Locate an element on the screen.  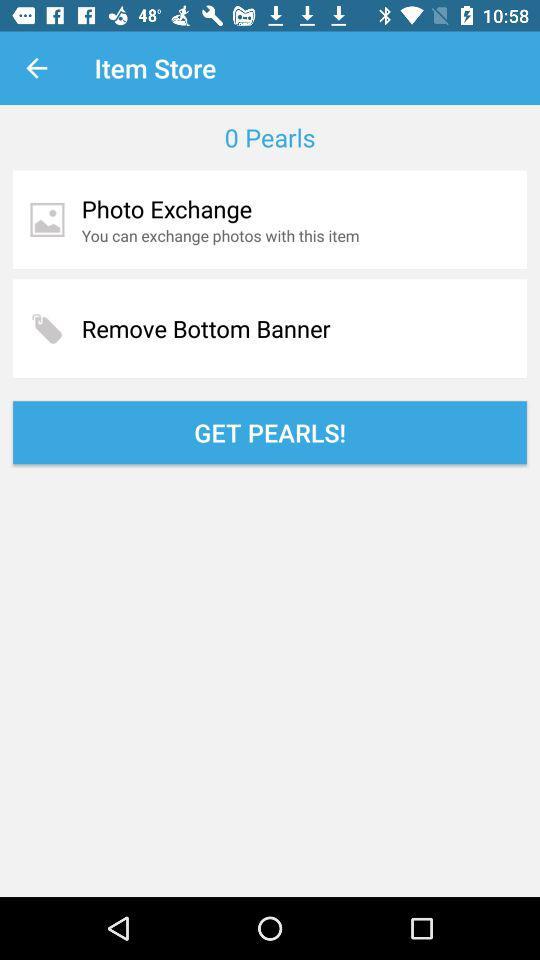
get pearls! item is located at coordinates (270, 432).